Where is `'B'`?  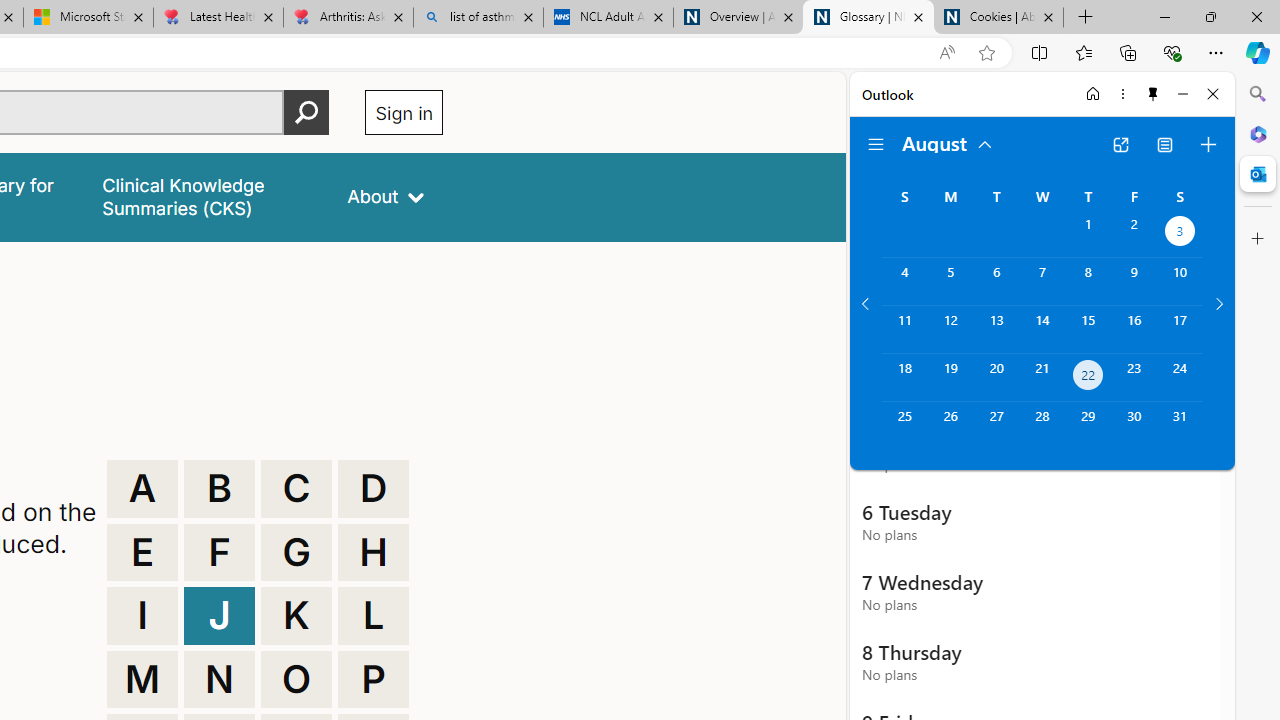 'B' is located at coordinates (219, 488).